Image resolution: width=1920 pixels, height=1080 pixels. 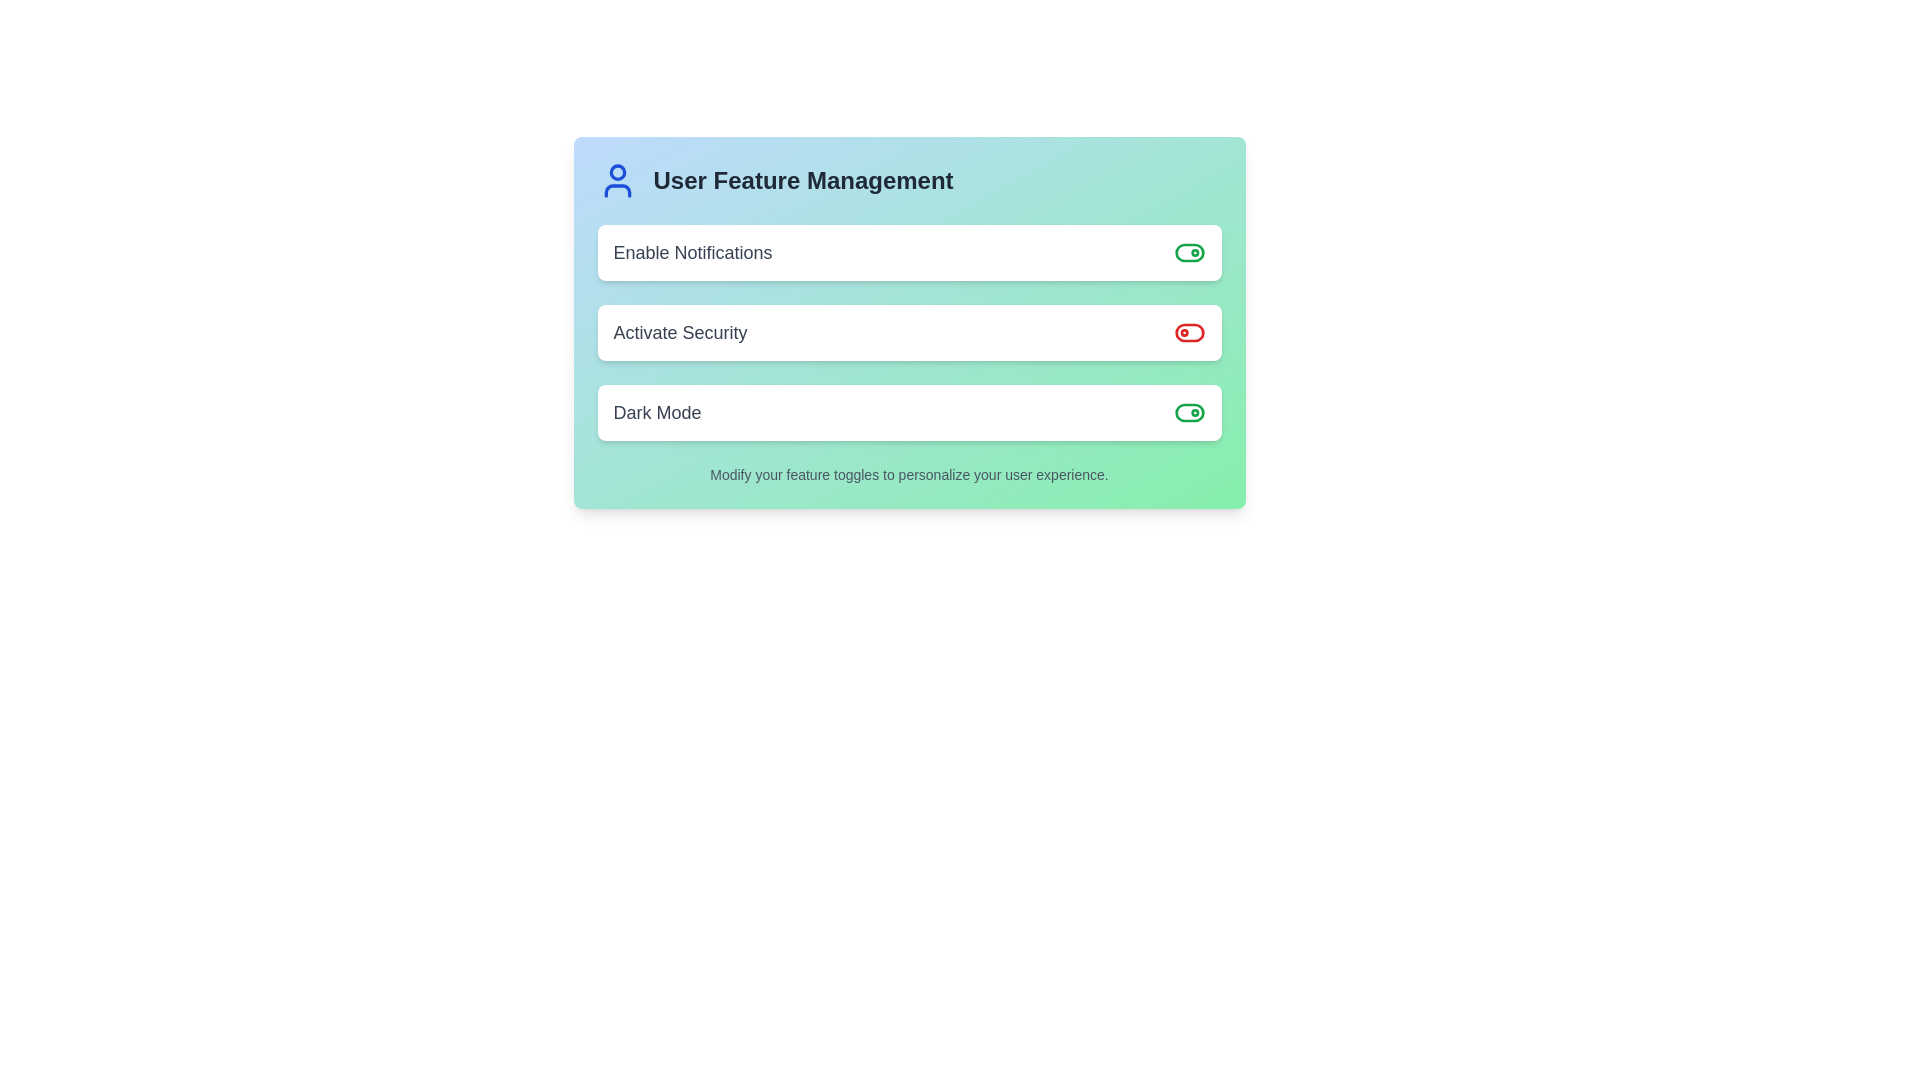 I want to click on the appearance of the toggle background element located next to the 'Dark Mode' text, which indicates the state of the toggle switch through its visible color, so click(x=1189, y=252).